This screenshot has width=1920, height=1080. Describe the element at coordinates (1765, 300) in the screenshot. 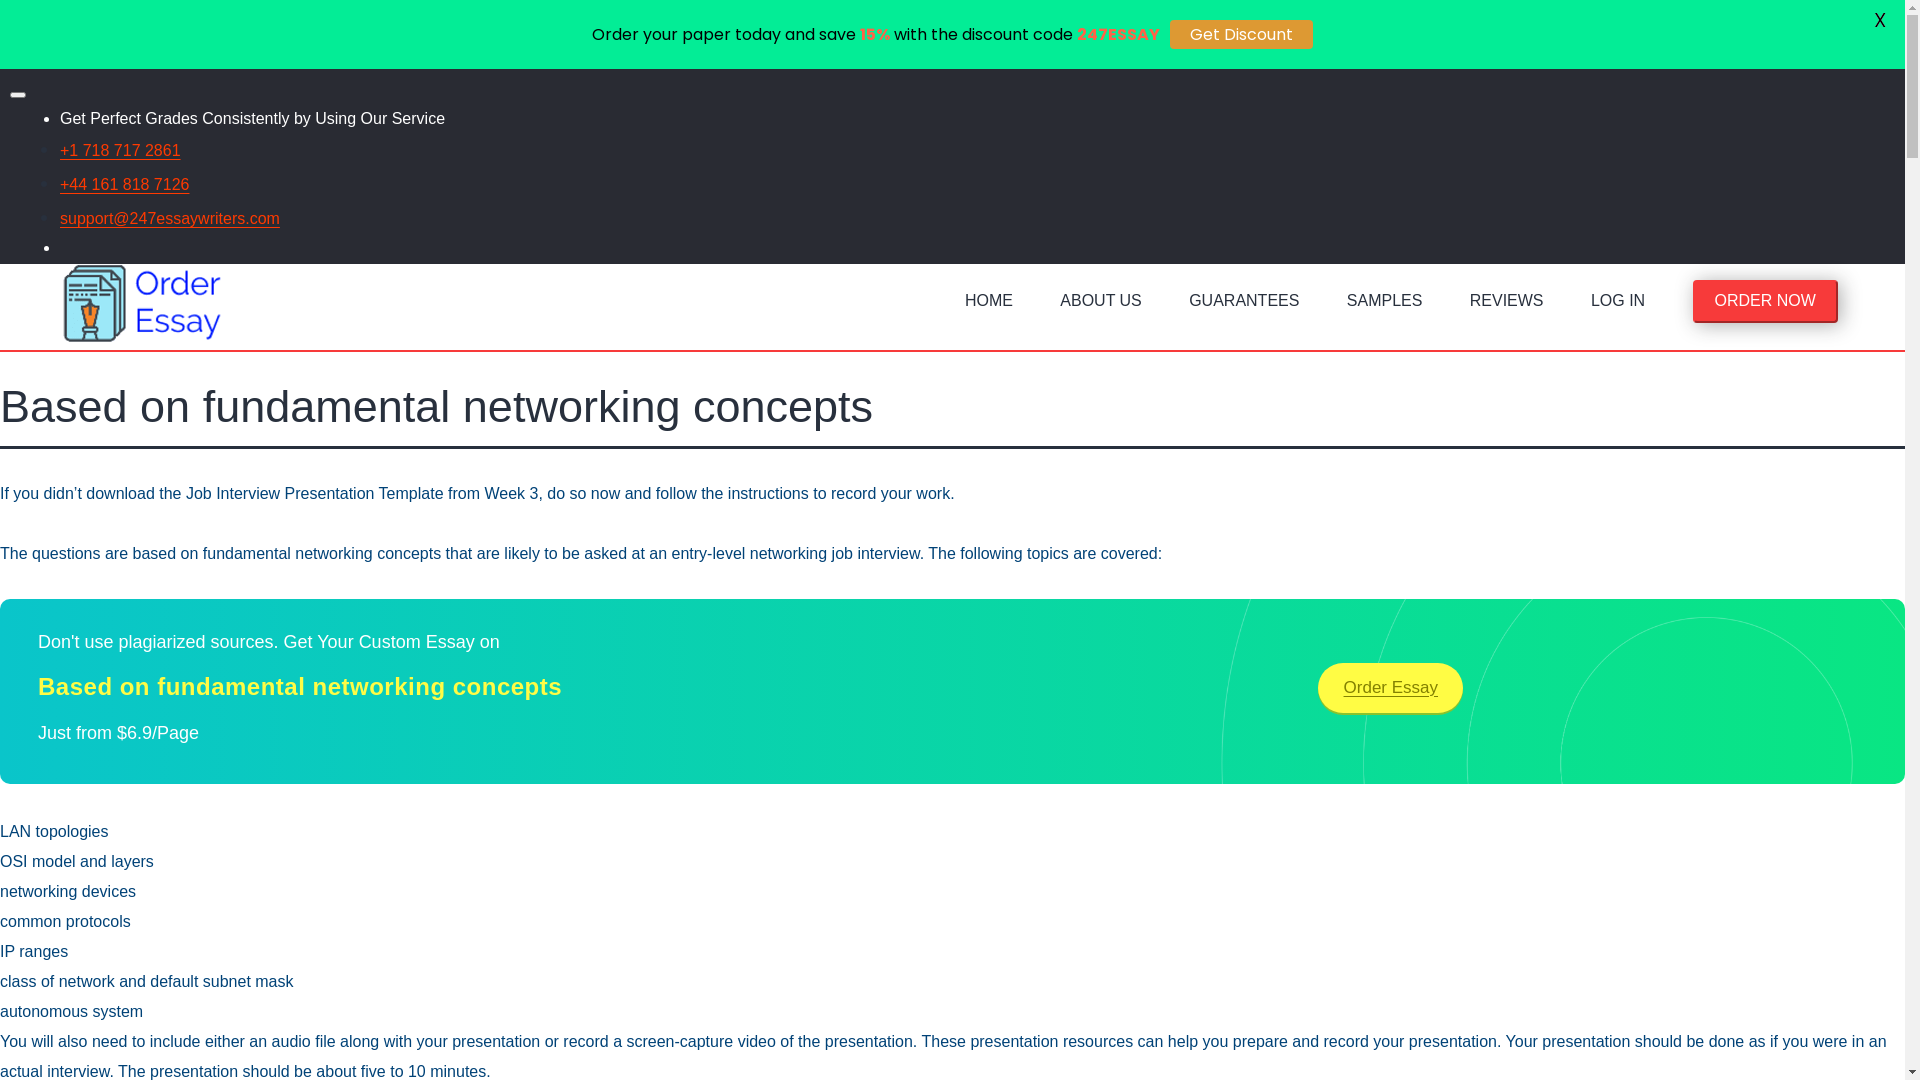

I see `'ORDER NOW'` at that location.